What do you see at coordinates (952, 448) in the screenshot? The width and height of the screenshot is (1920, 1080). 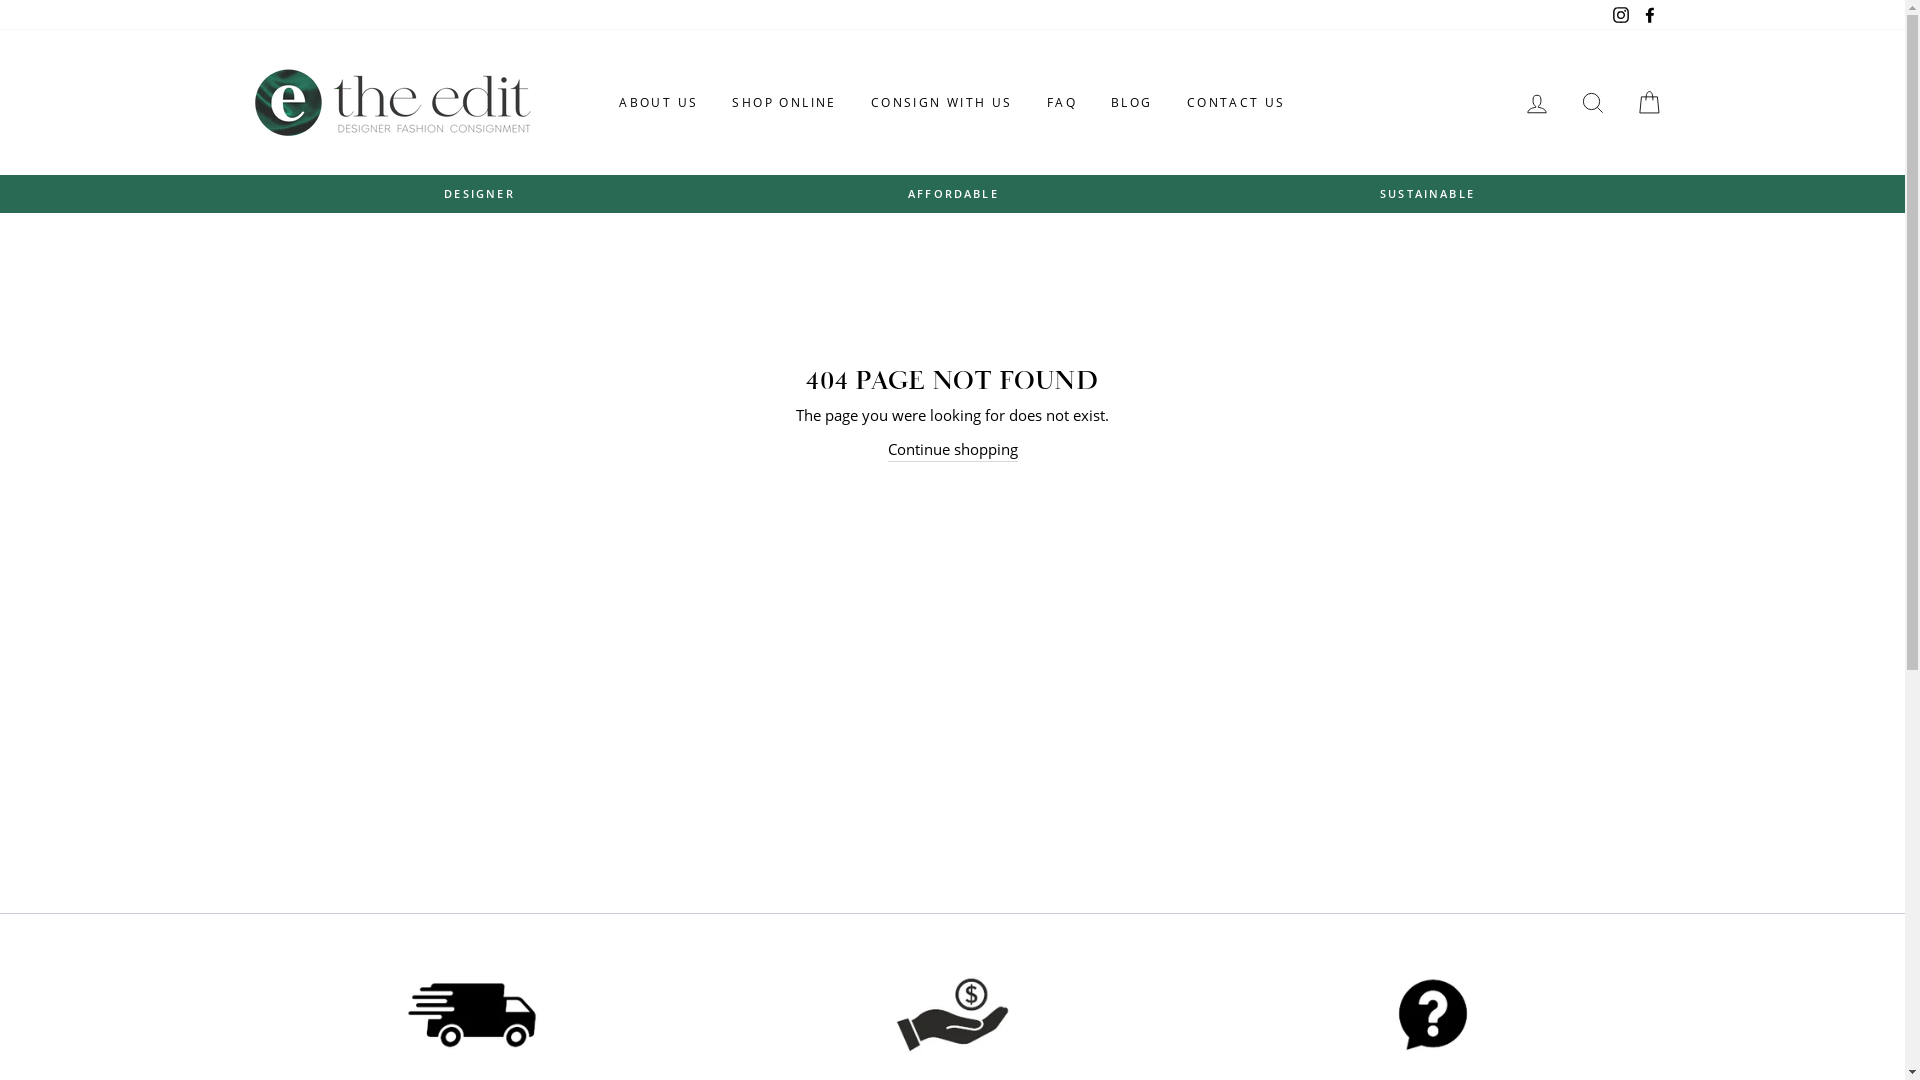 I see `'Continue shopping'` at bounding box center [952, 448].